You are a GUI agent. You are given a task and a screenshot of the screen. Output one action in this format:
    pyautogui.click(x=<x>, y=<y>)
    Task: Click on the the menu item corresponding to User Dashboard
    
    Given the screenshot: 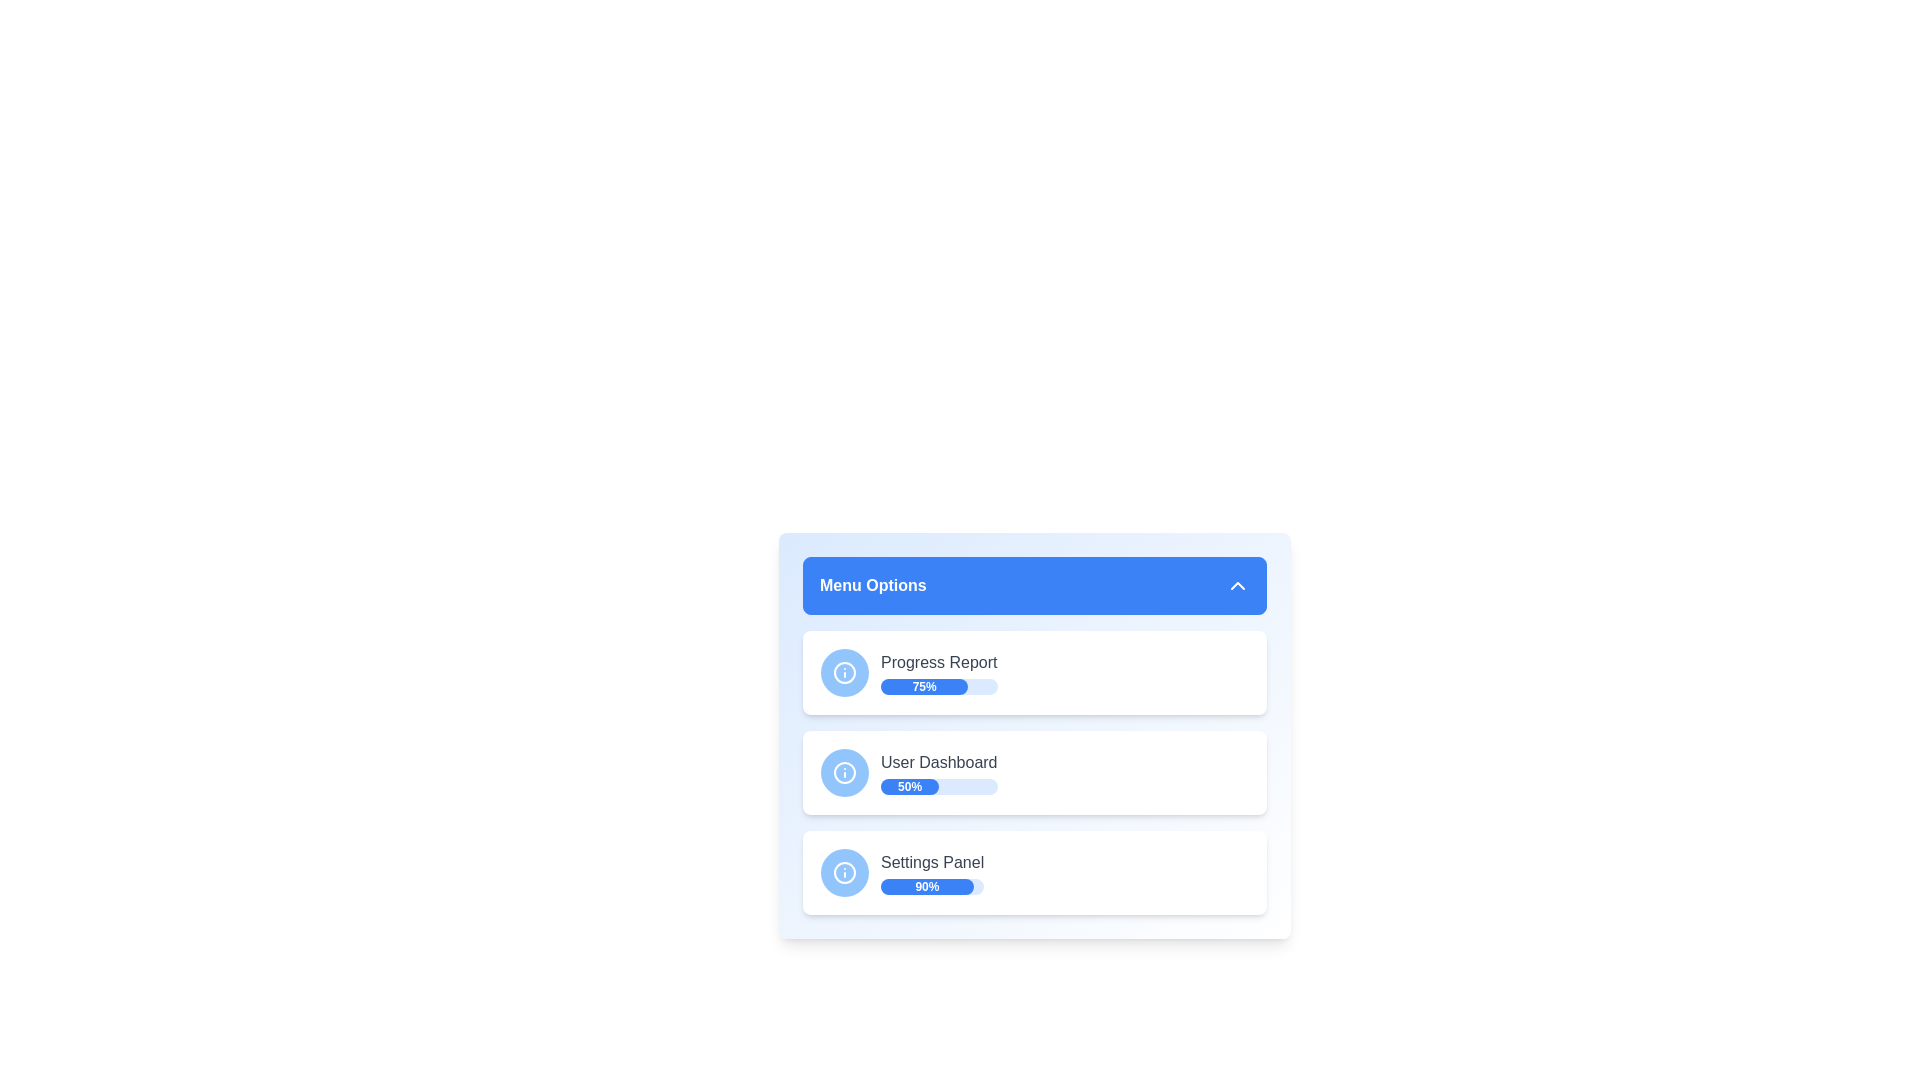 What is the action you would take?
    pyautogui.click(x=1035, y=771)
    